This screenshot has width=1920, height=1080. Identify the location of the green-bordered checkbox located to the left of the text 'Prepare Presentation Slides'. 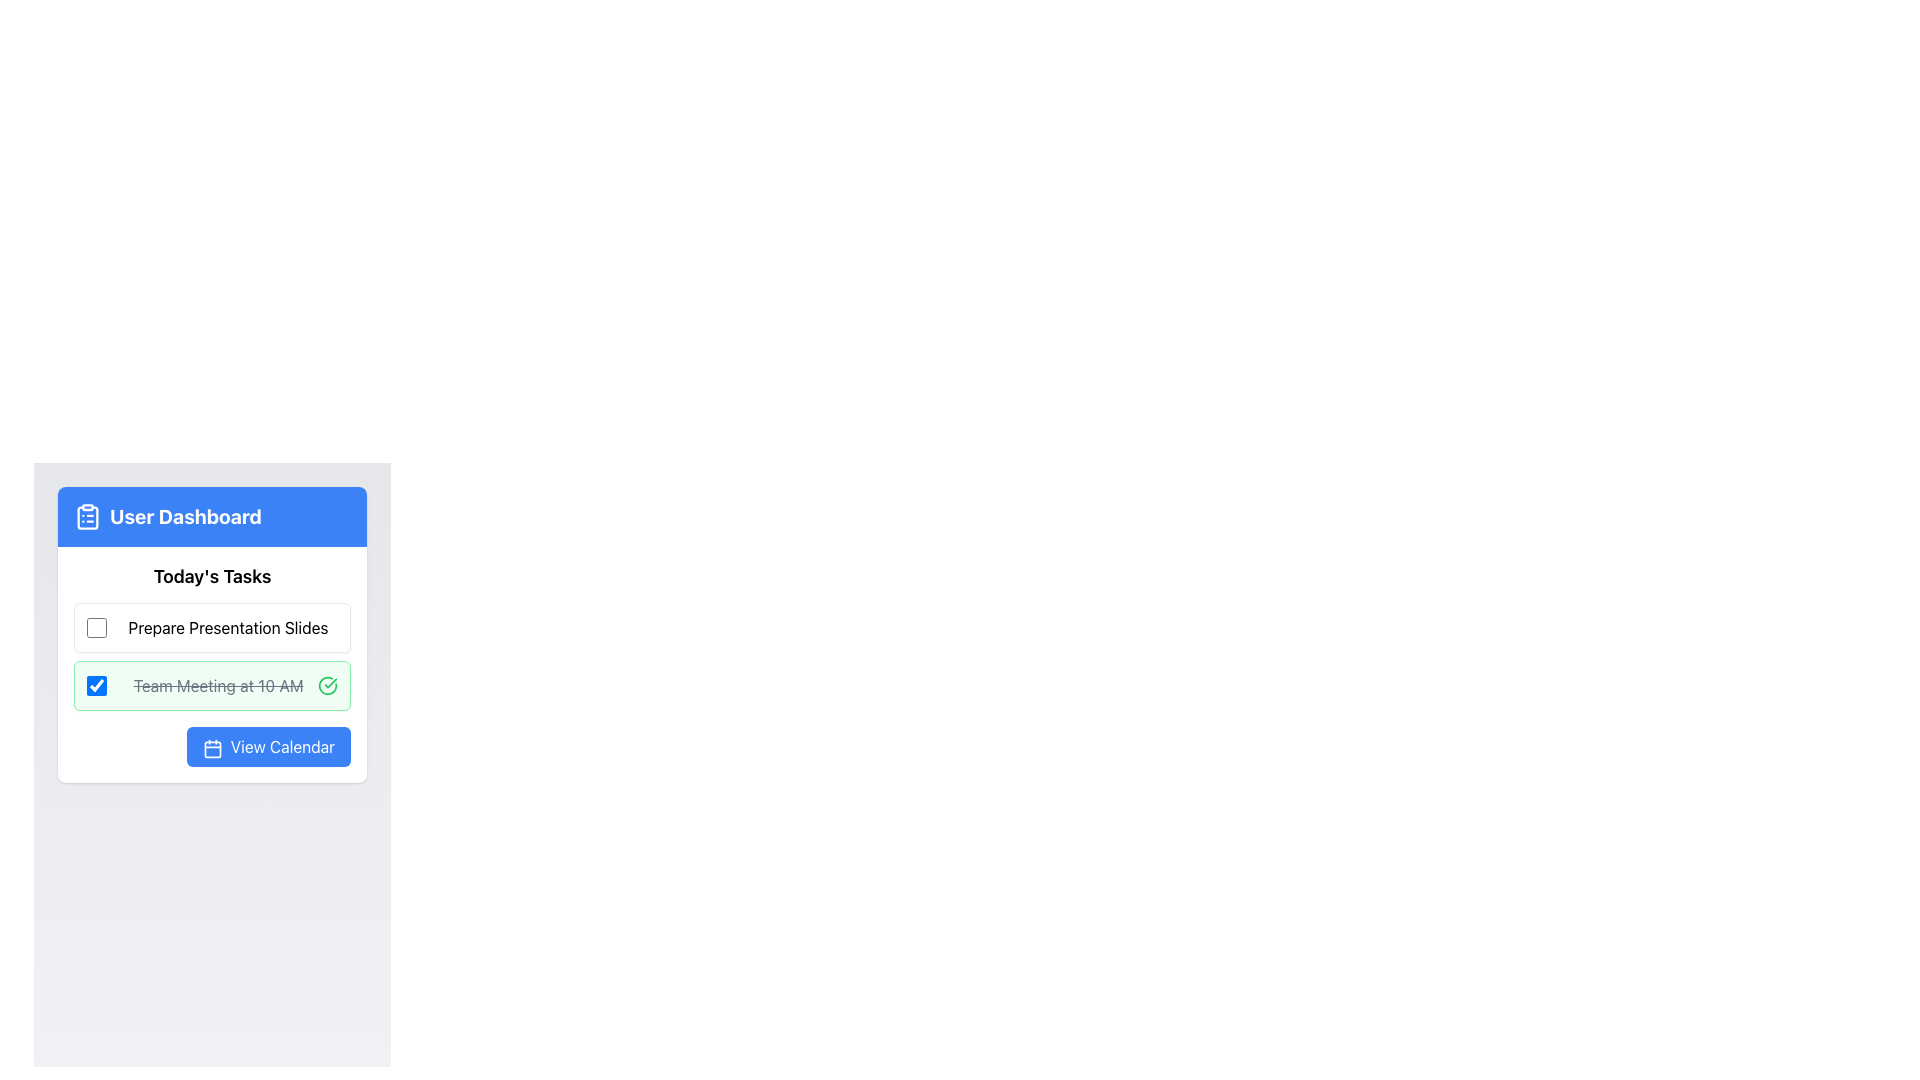
(95, 627).